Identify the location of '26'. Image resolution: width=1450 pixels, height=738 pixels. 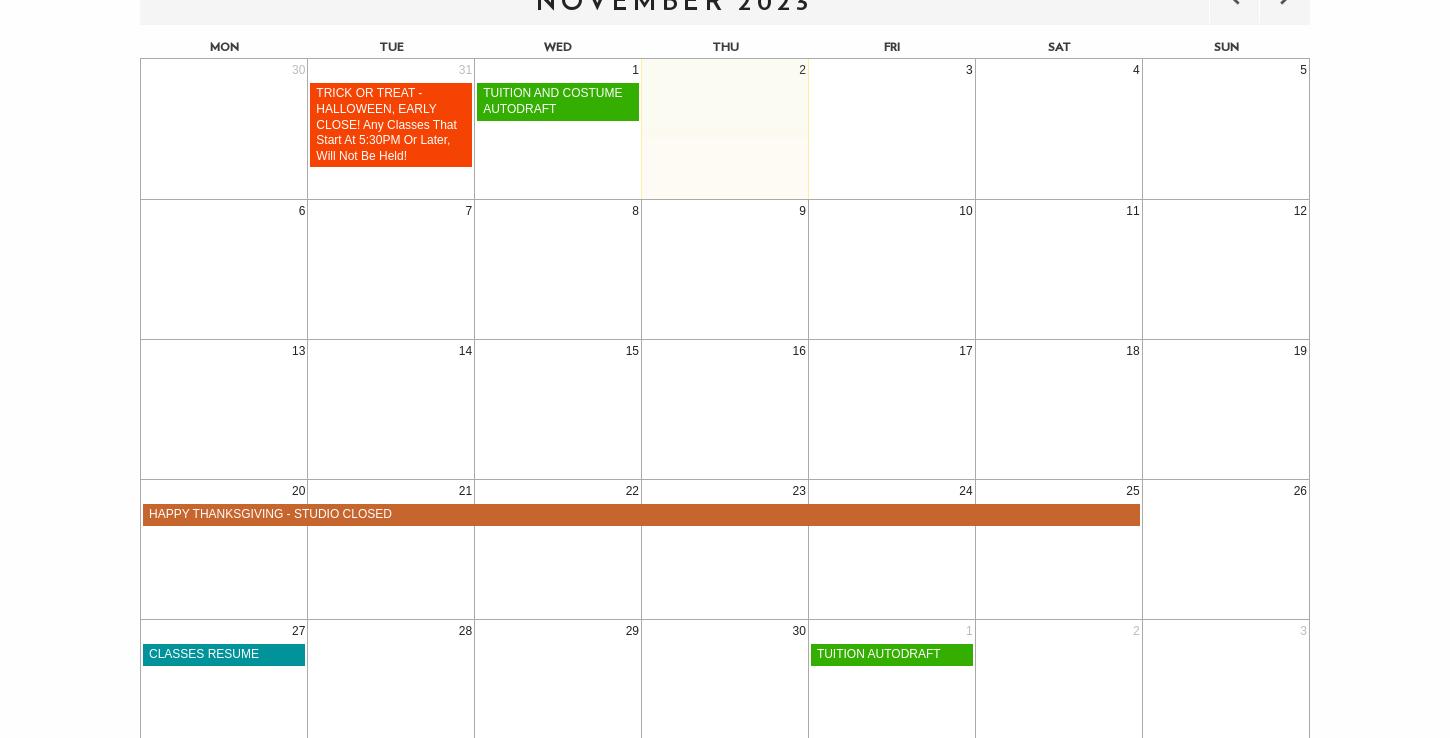
(1300, 490).